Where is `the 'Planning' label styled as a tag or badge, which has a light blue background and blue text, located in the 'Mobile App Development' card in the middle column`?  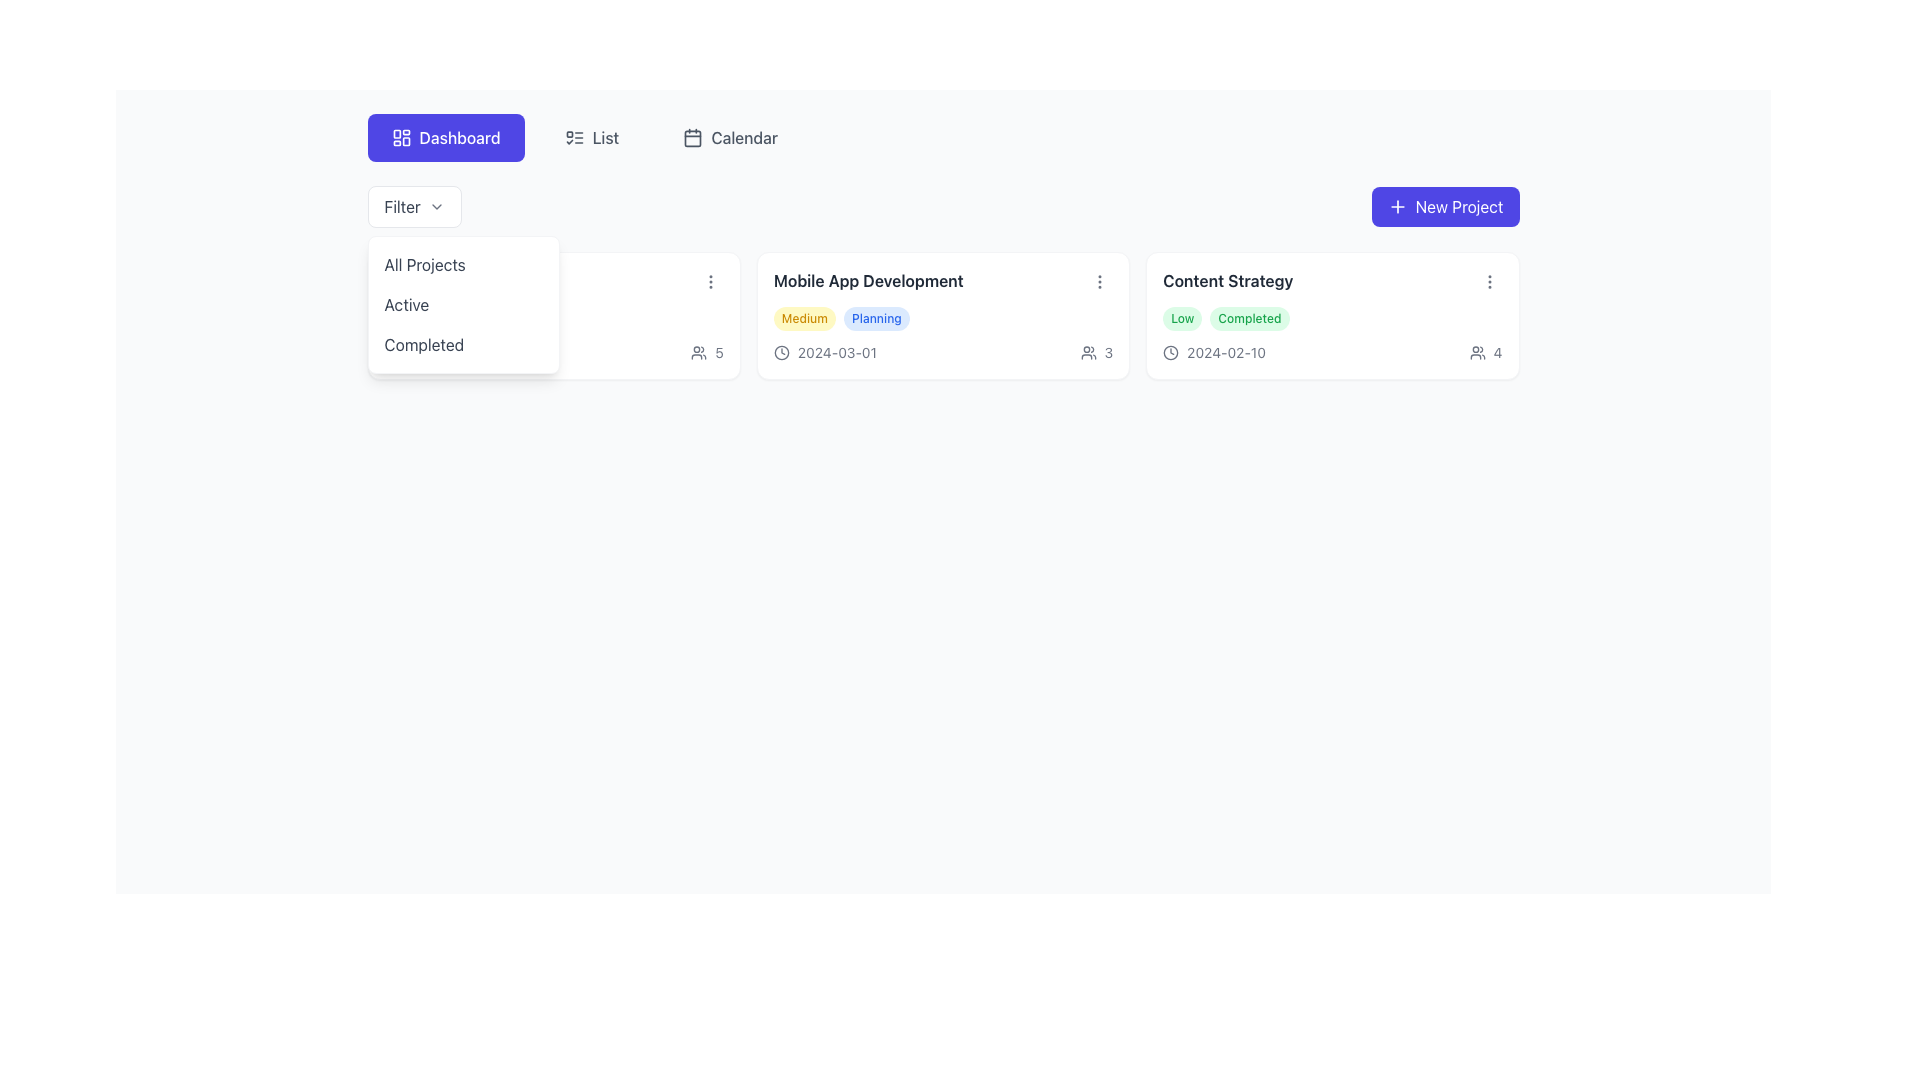 the 'Planning' label styled as a tag or badge, which has a light blue background and blue text, located in the 'Mobile App Development' card in the middle column is located at coordinates (876, 318).